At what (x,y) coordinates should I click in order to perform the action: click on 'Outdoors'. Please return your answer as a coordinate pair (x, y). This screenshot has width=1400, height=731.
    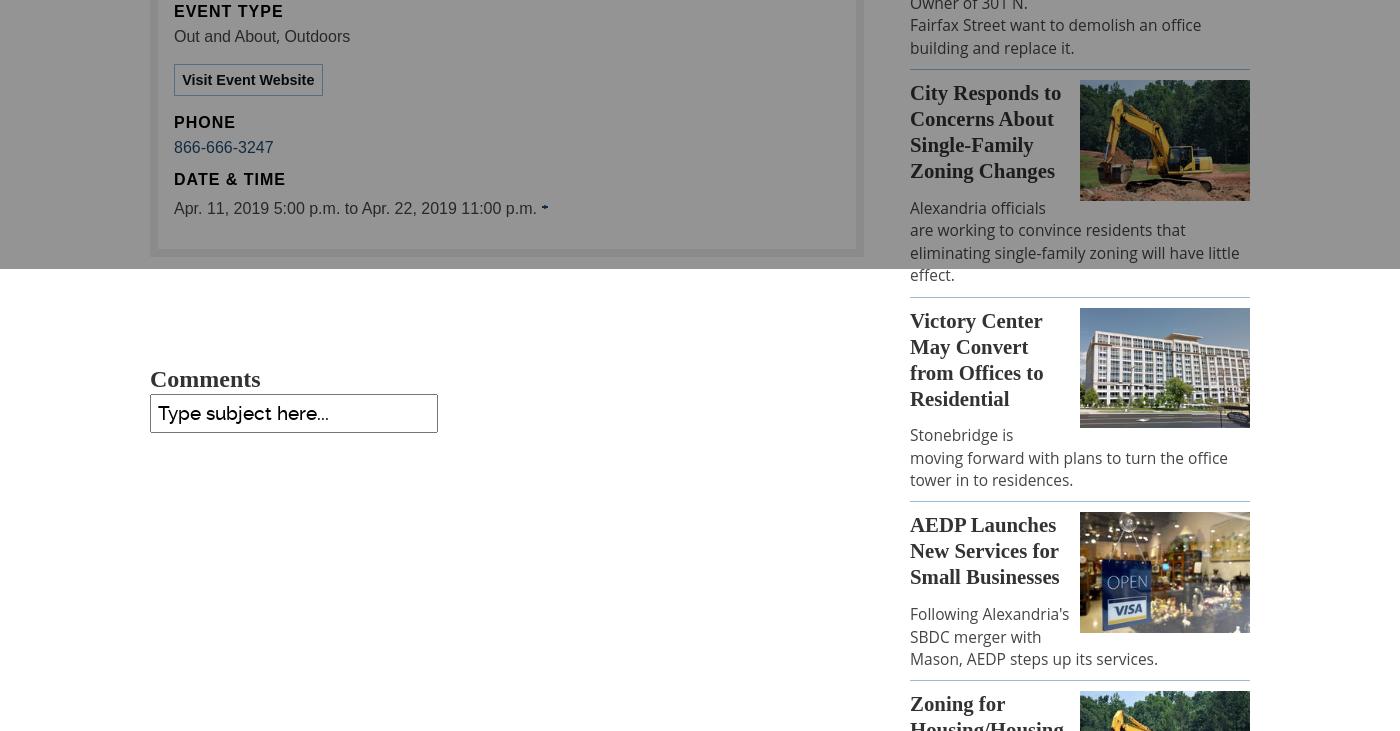
    Looking at the image, I should click on (316, 35).